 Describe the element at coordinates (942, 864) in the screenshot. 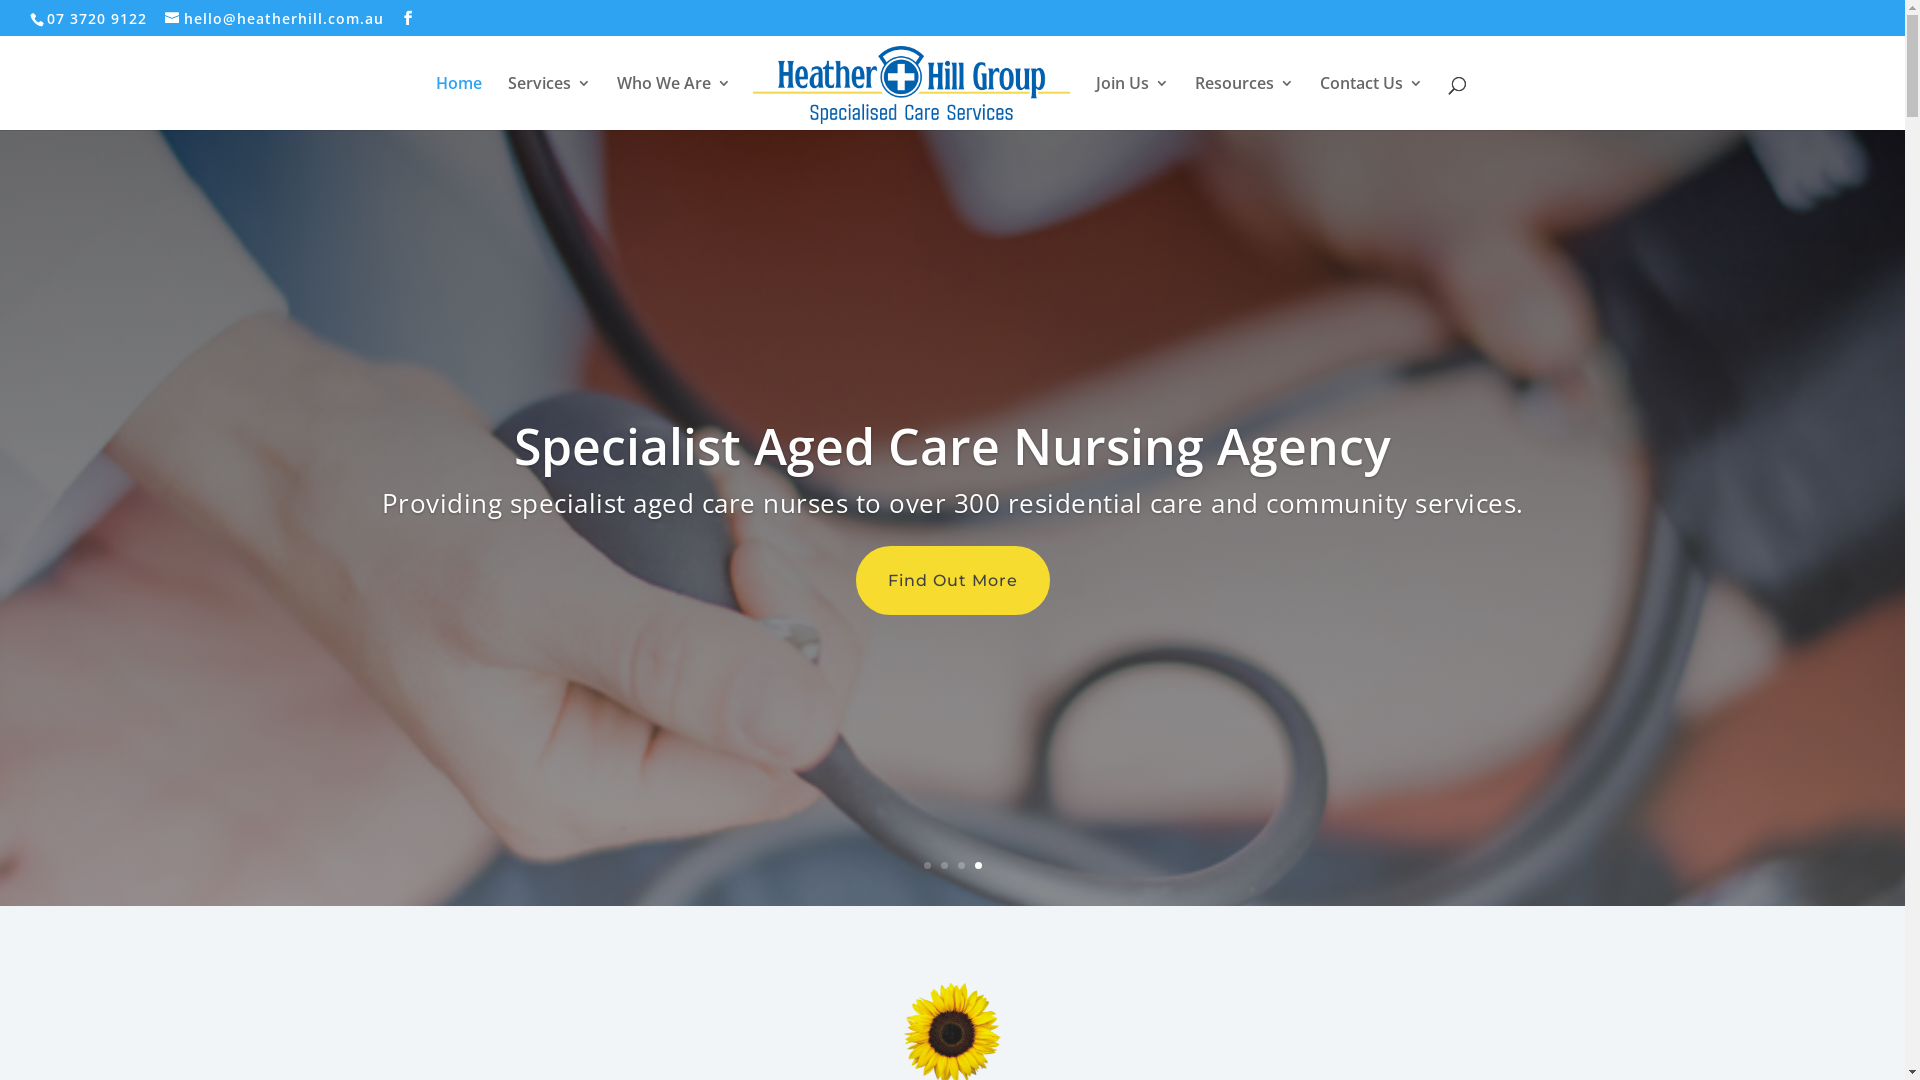

I see `'2'` at that location.